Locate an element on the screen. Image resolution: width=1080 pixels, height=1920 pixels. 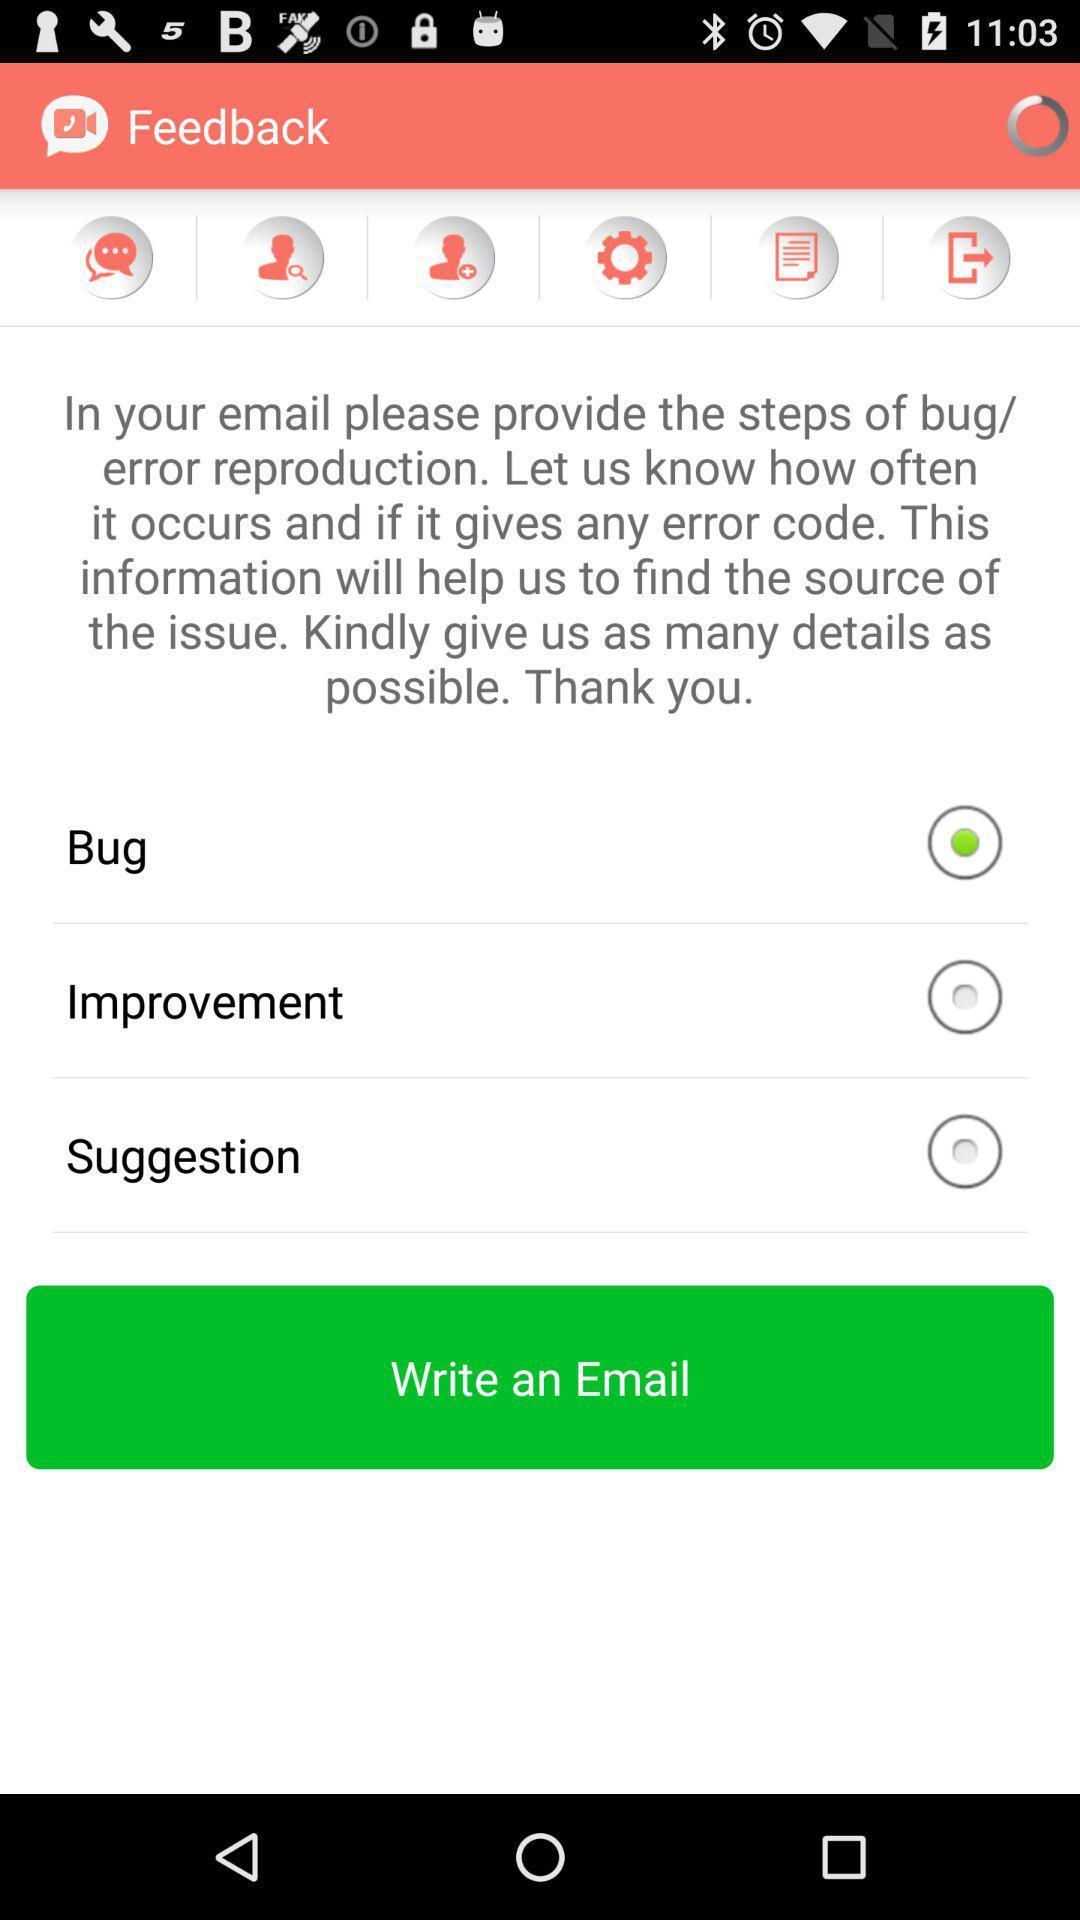
search for a person is located at coordinates (281, 256).